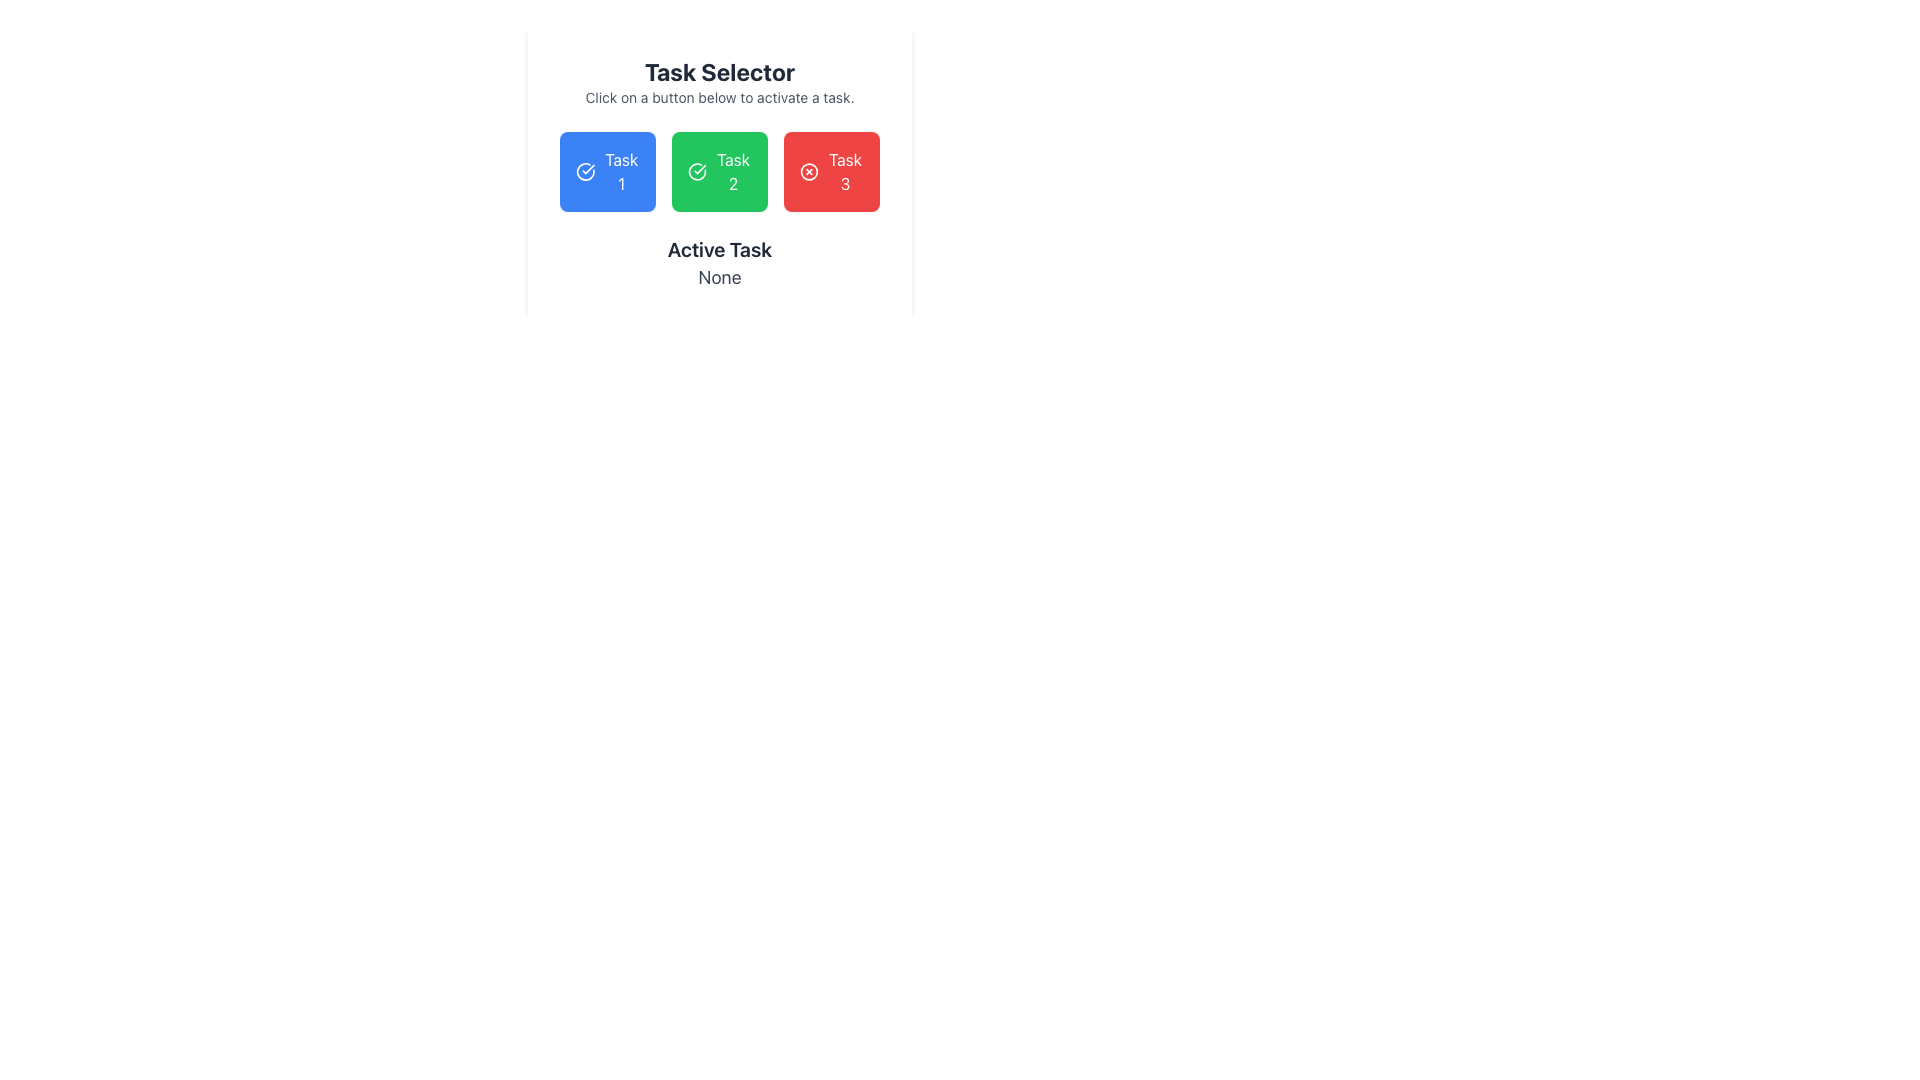 The width and height of the screenshot is (1920, 1080). I want to click on the prominent rectangular button labeled 'Task 3' with a vibrant red background and white text for accessibility purposes, so click(831, 171).